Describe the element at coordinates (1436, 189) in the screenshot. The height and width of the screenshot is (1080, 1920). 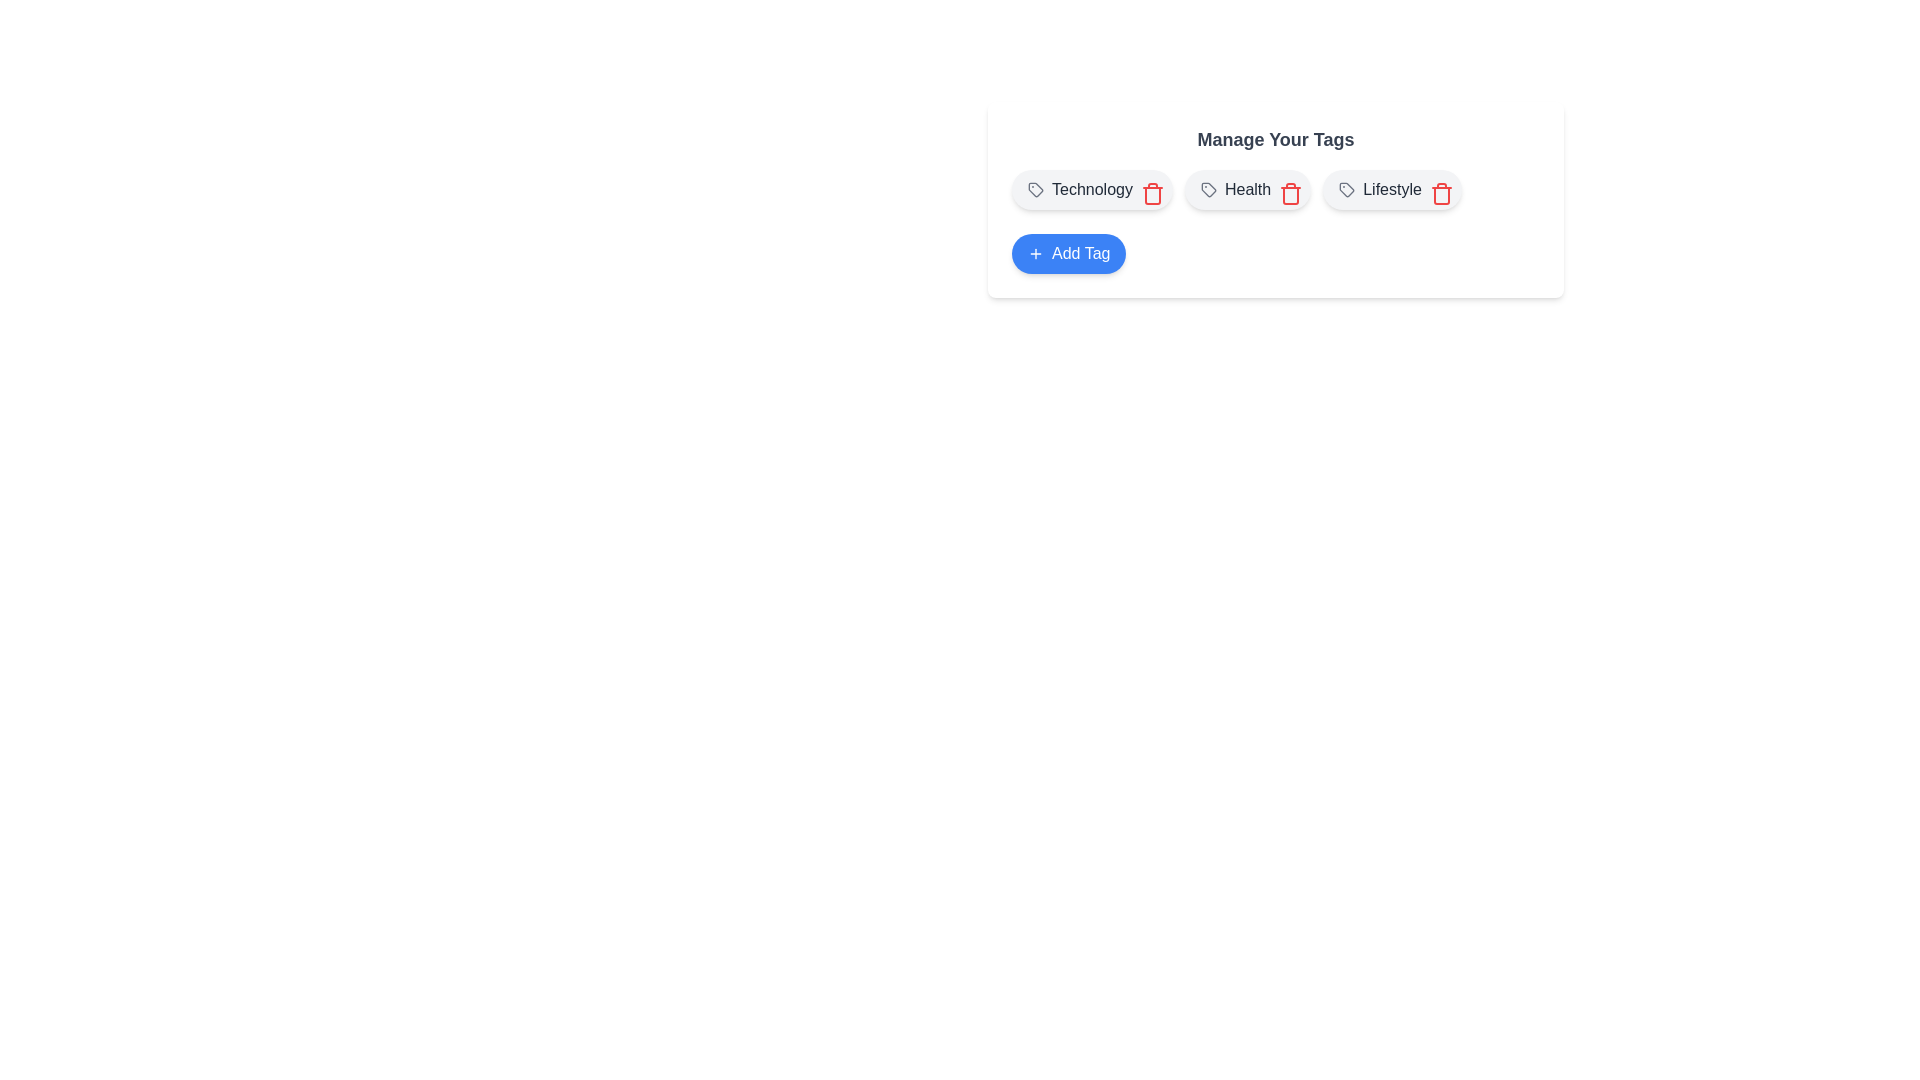
I see `the delete button for the tag labeled Lifestyle` at that location.